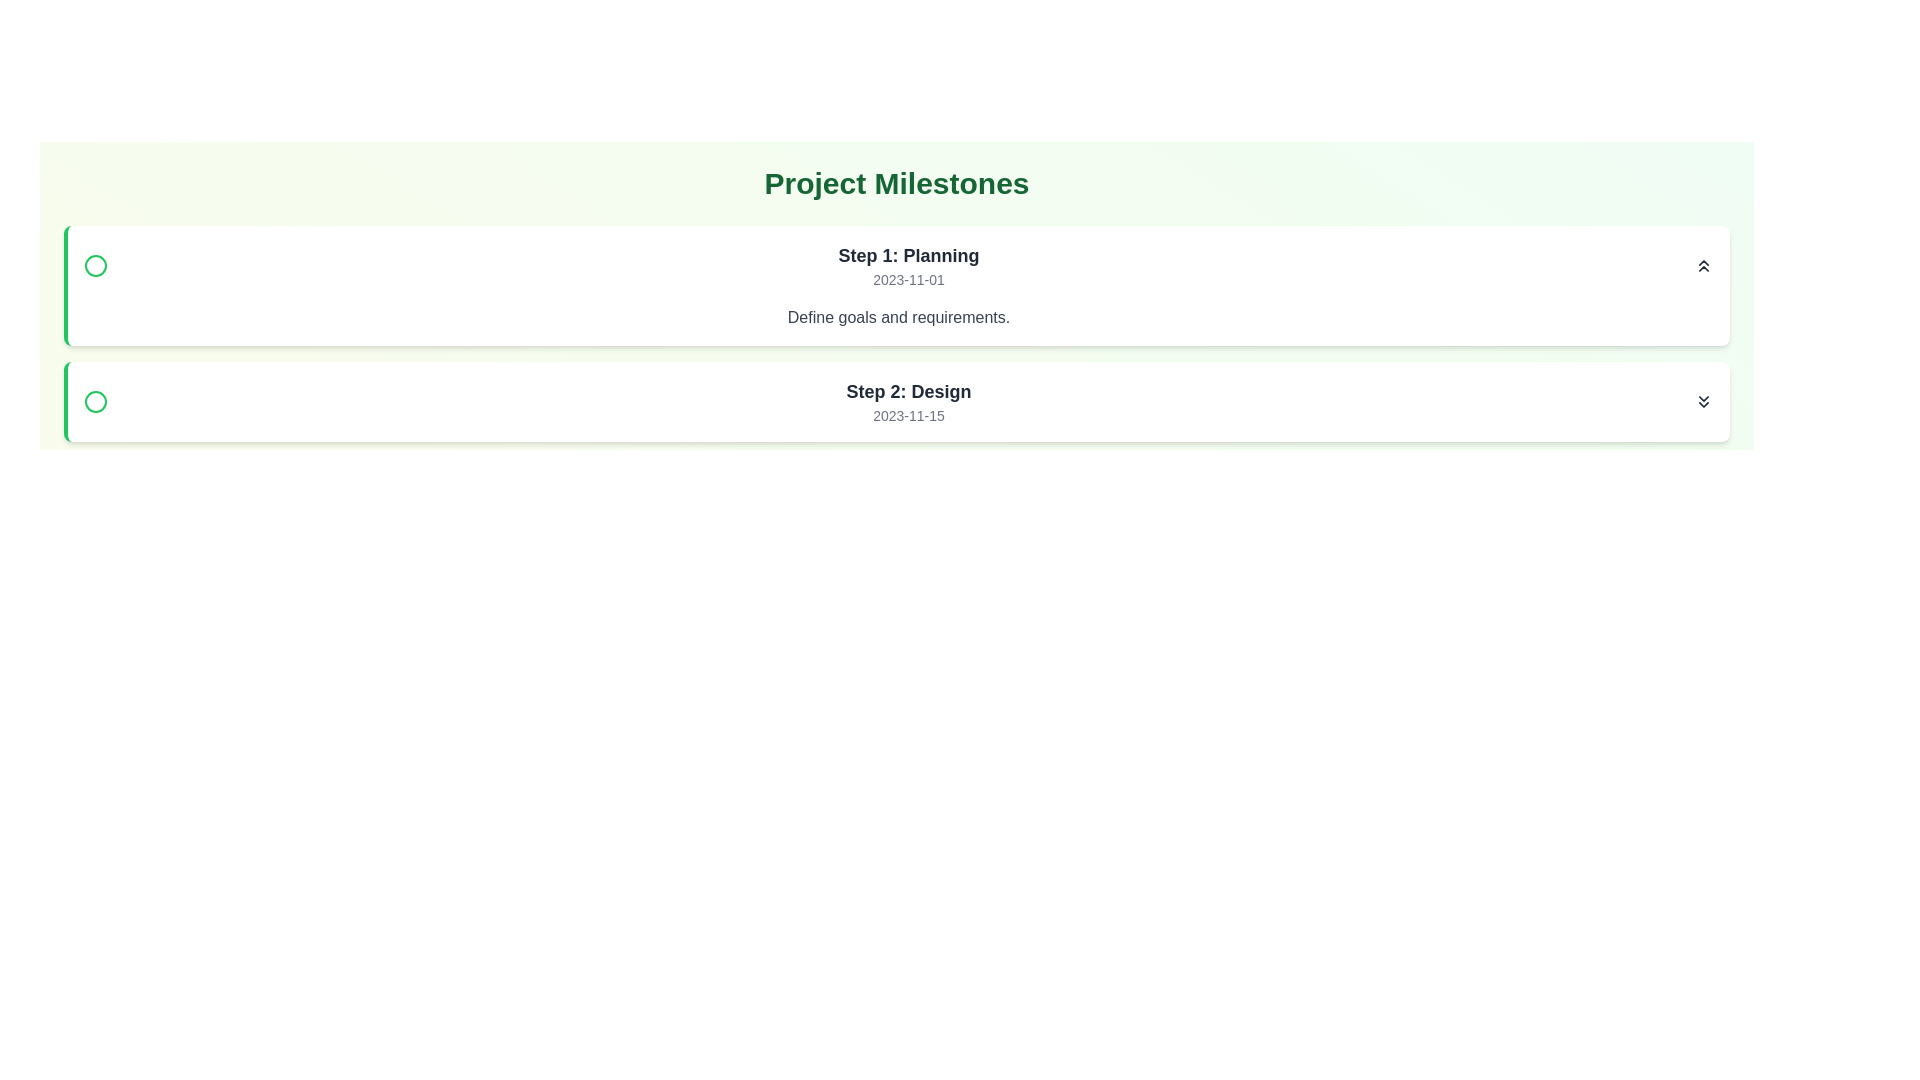 The image size is (1920, 1080). What do you see at coordinates (95, 265) in the screenshot?
I see `the status icon indicating 'Step 1: Planning' in the milestone tracker, located at the far-left of the row layout` at bounding box center [95, 265].